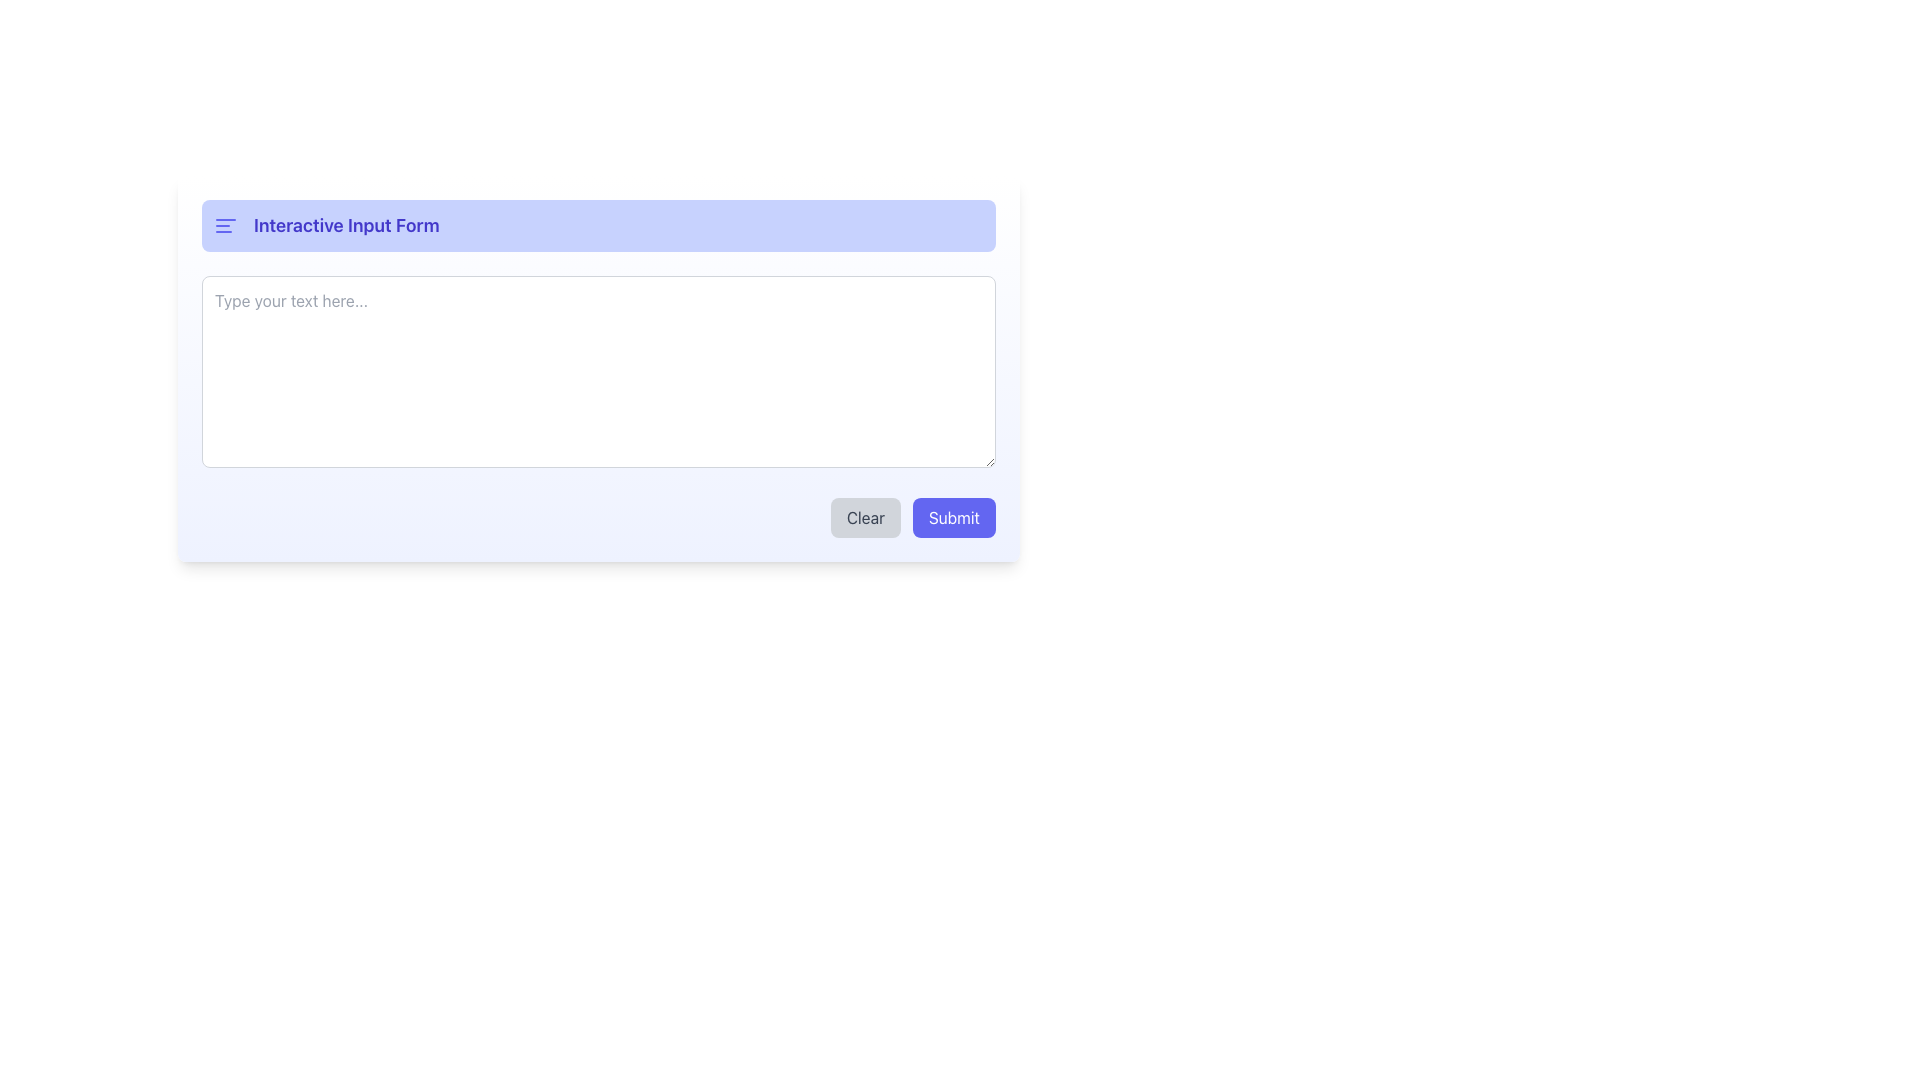 This screenshot has width=1920, height=1080. Describe the element at coordinates (225, 225) in the screenshot. I see `the indigo SVG icon representing a menu, located to the left of the 'Interactive Input Form' label in the blue header` at that location.